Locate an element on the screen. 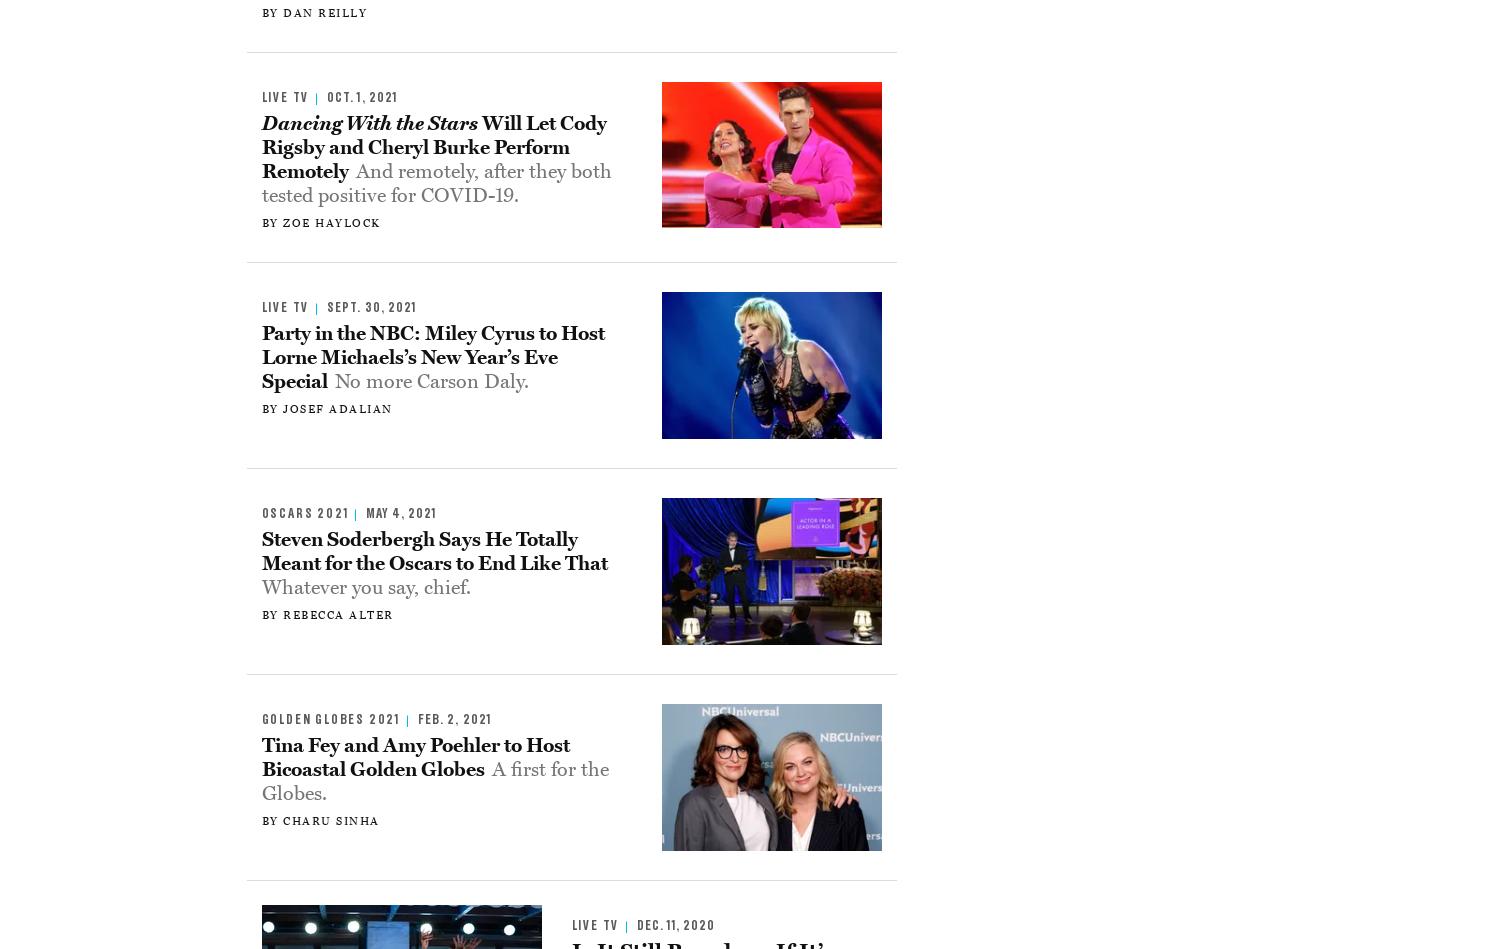  'oscars 2021' is located at coordinates (304, 512).